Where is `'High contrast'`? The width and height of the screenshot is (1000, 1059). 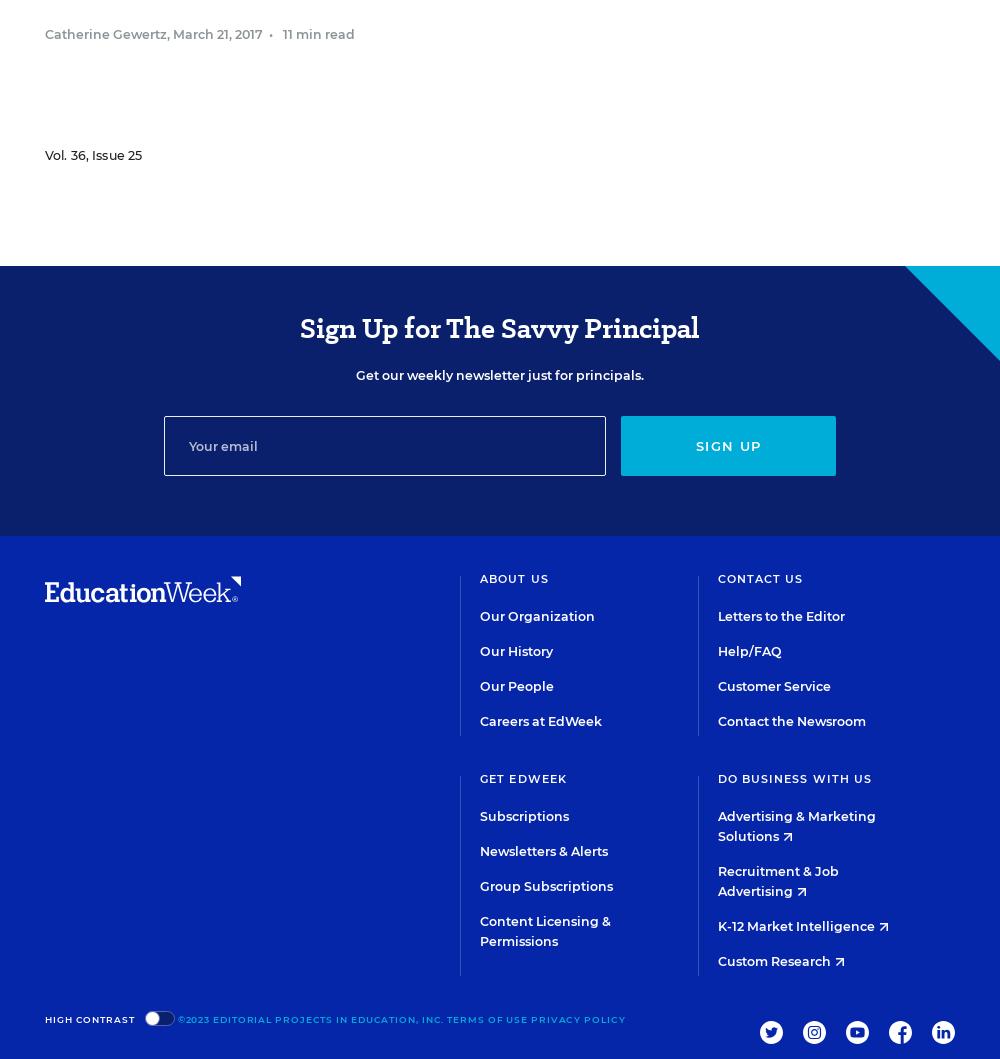 'High contrast' is located at coordinates (88, 1017).